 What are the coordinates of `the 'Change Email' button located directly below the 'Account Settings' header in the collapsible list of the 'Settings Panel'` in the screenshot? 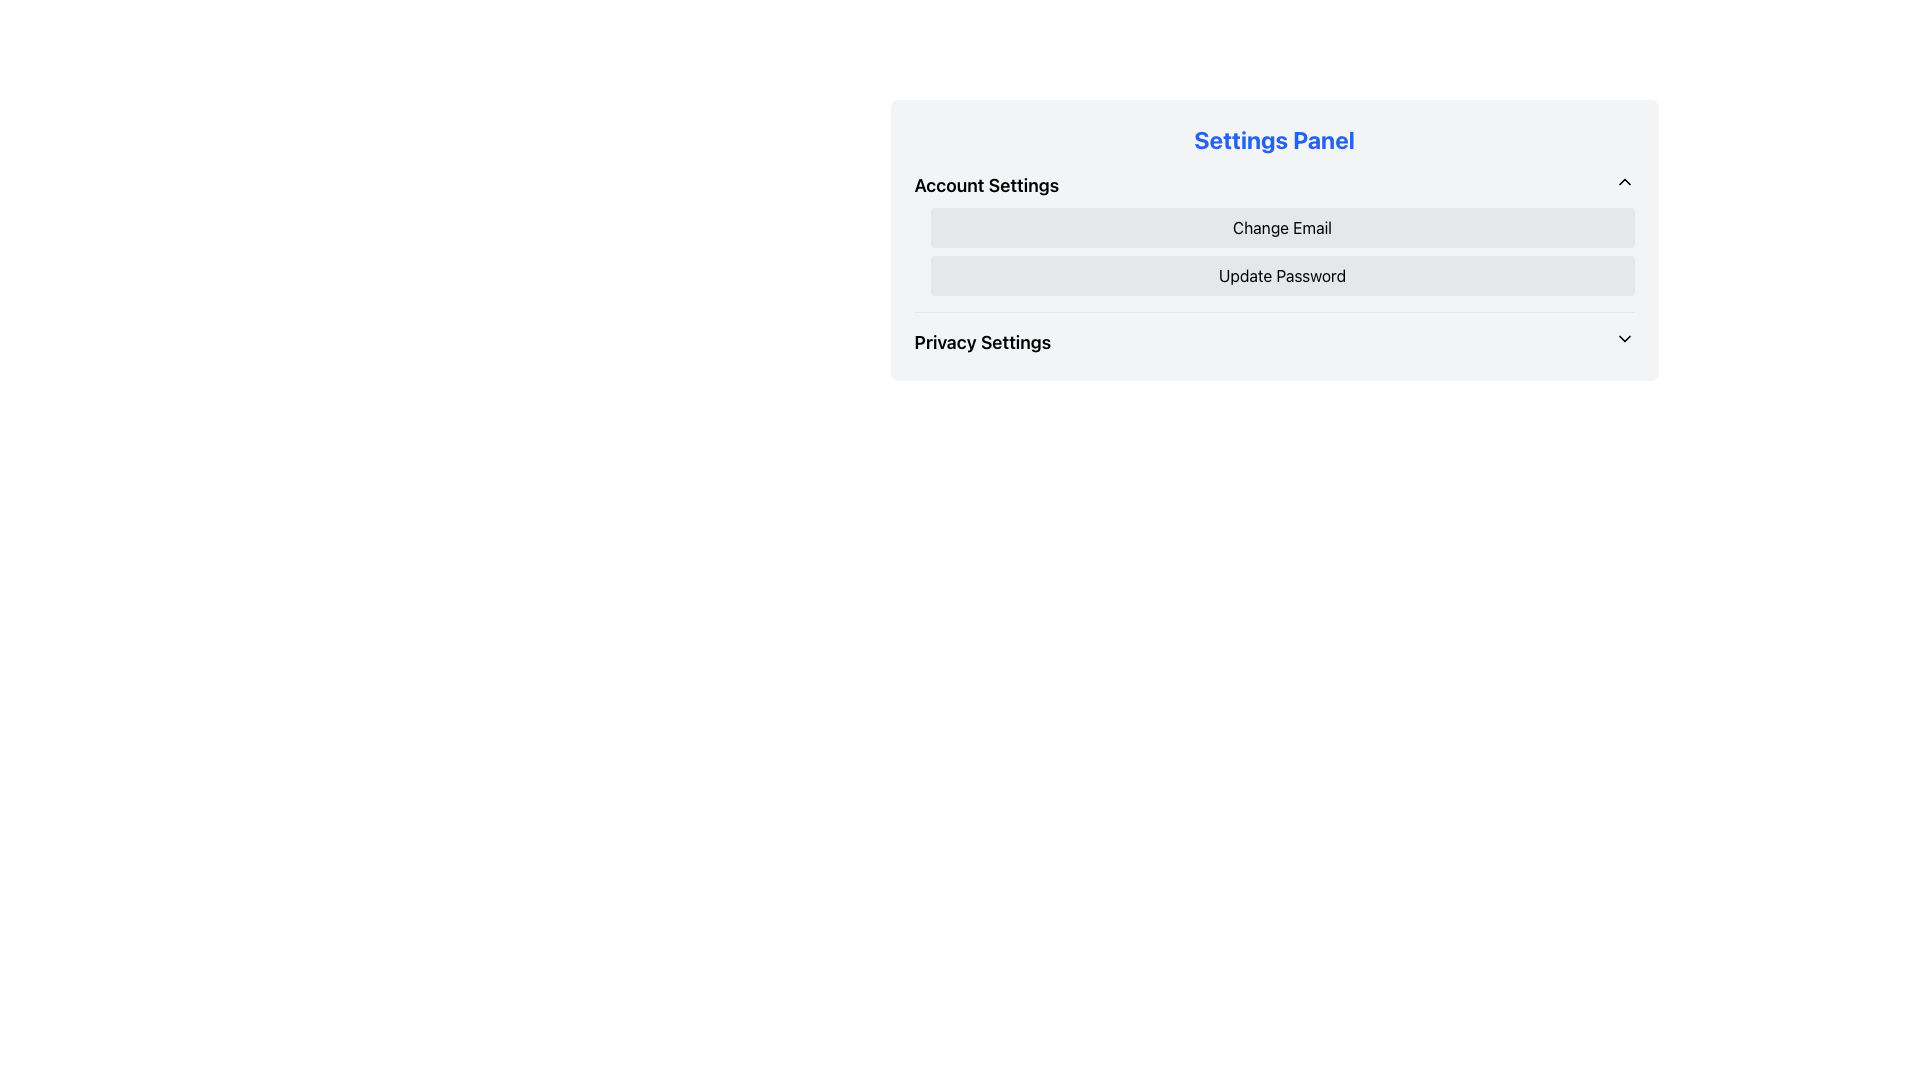 It's located at (1273, 241).